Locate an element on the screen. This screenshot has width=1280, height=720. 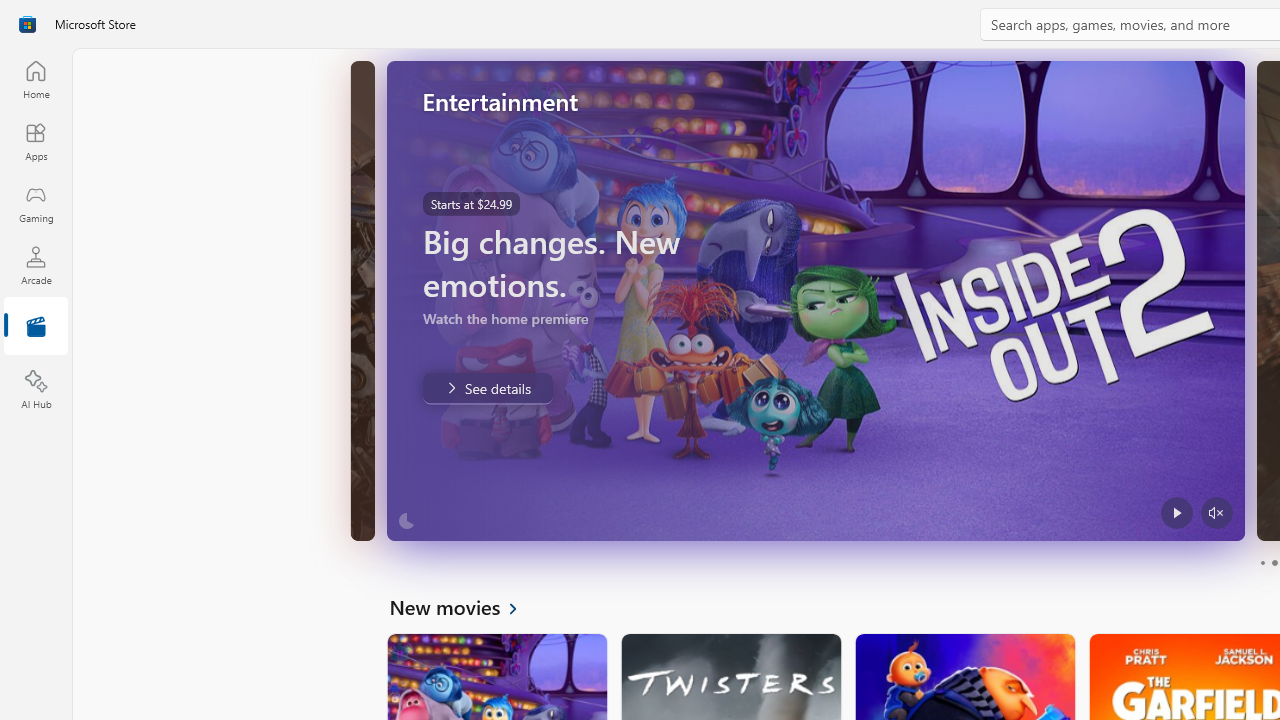
'Play Trailer' is located at coordinates (1175, 512).